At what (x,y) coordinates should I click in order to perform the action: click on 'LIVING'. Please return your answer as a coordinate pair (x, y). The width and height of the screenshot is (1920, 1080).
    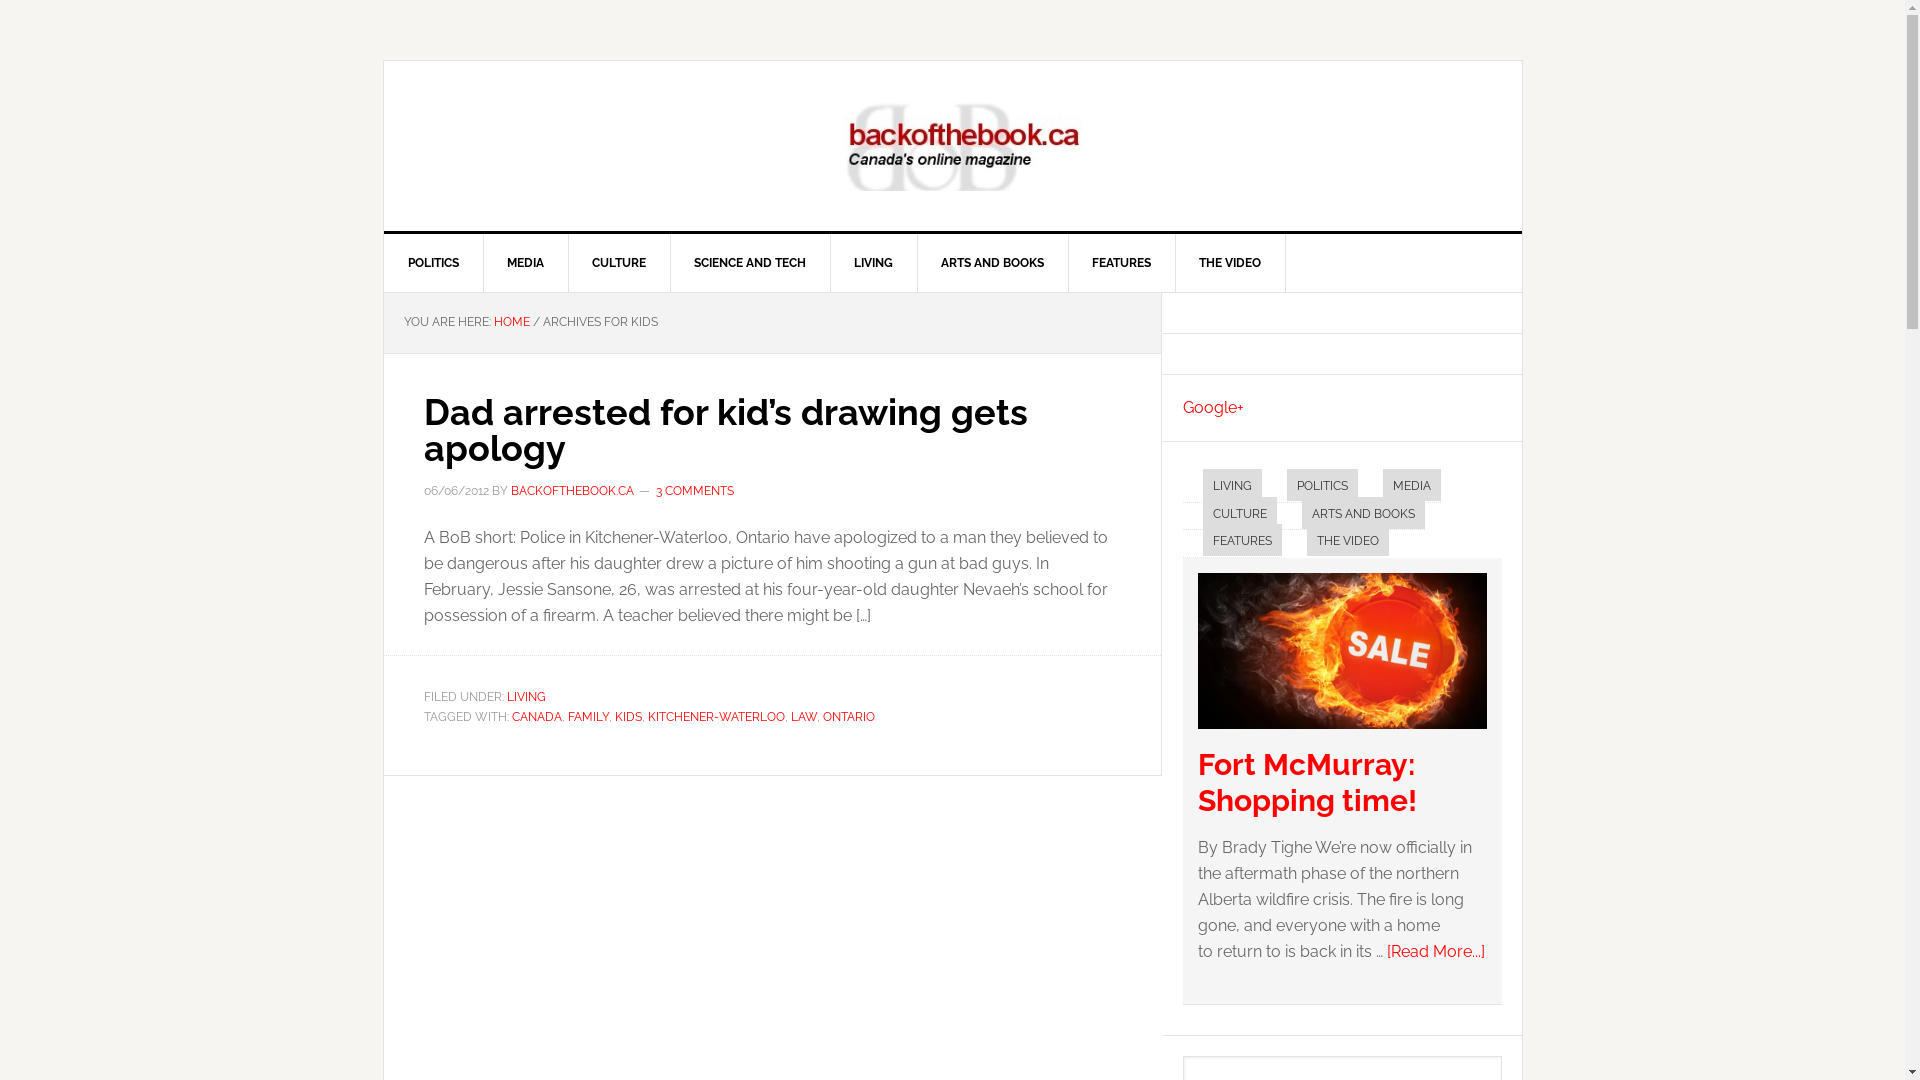
    Looking at the image, I should click on (1200, 485).